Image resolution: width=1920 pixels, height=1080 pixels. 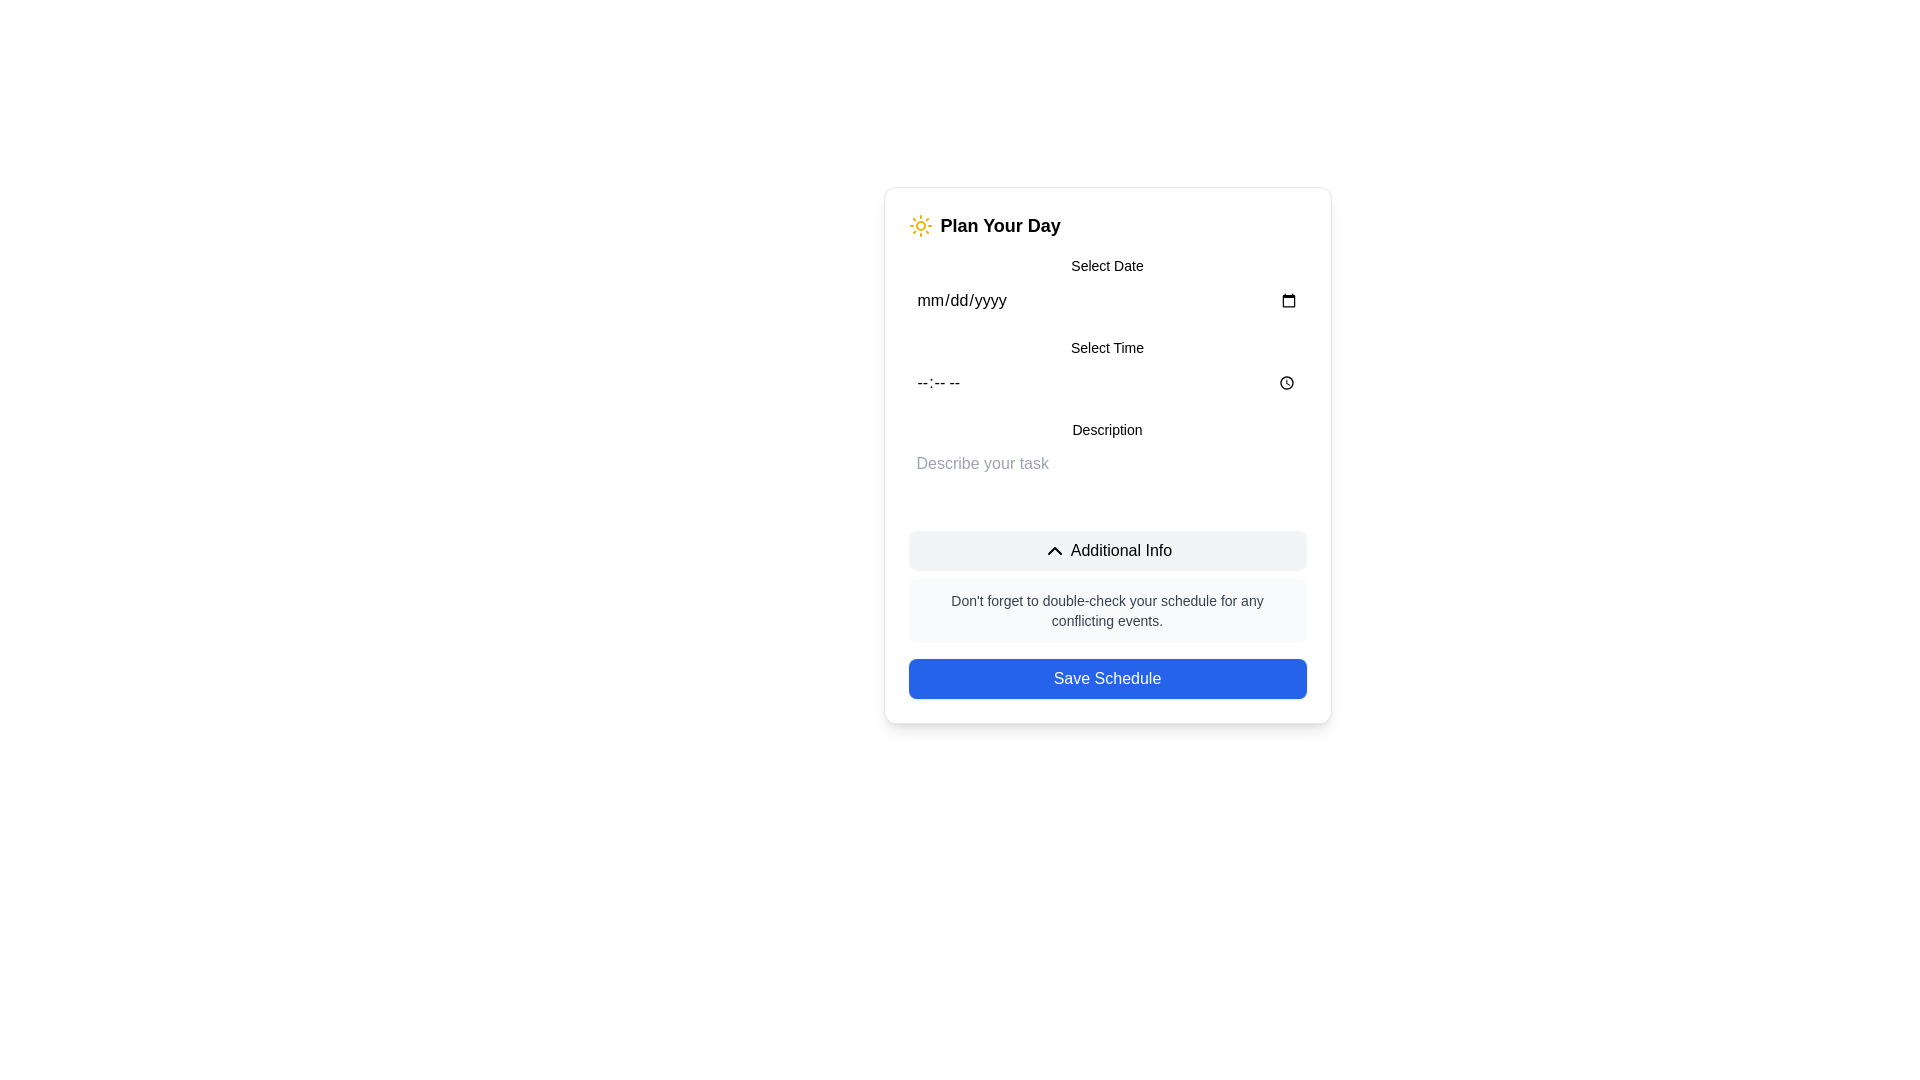 I want to click on the static text label displaying 'Select Date' located above the date input field in the 'Plan Your Day' panel, so click(x=1106, y=265).